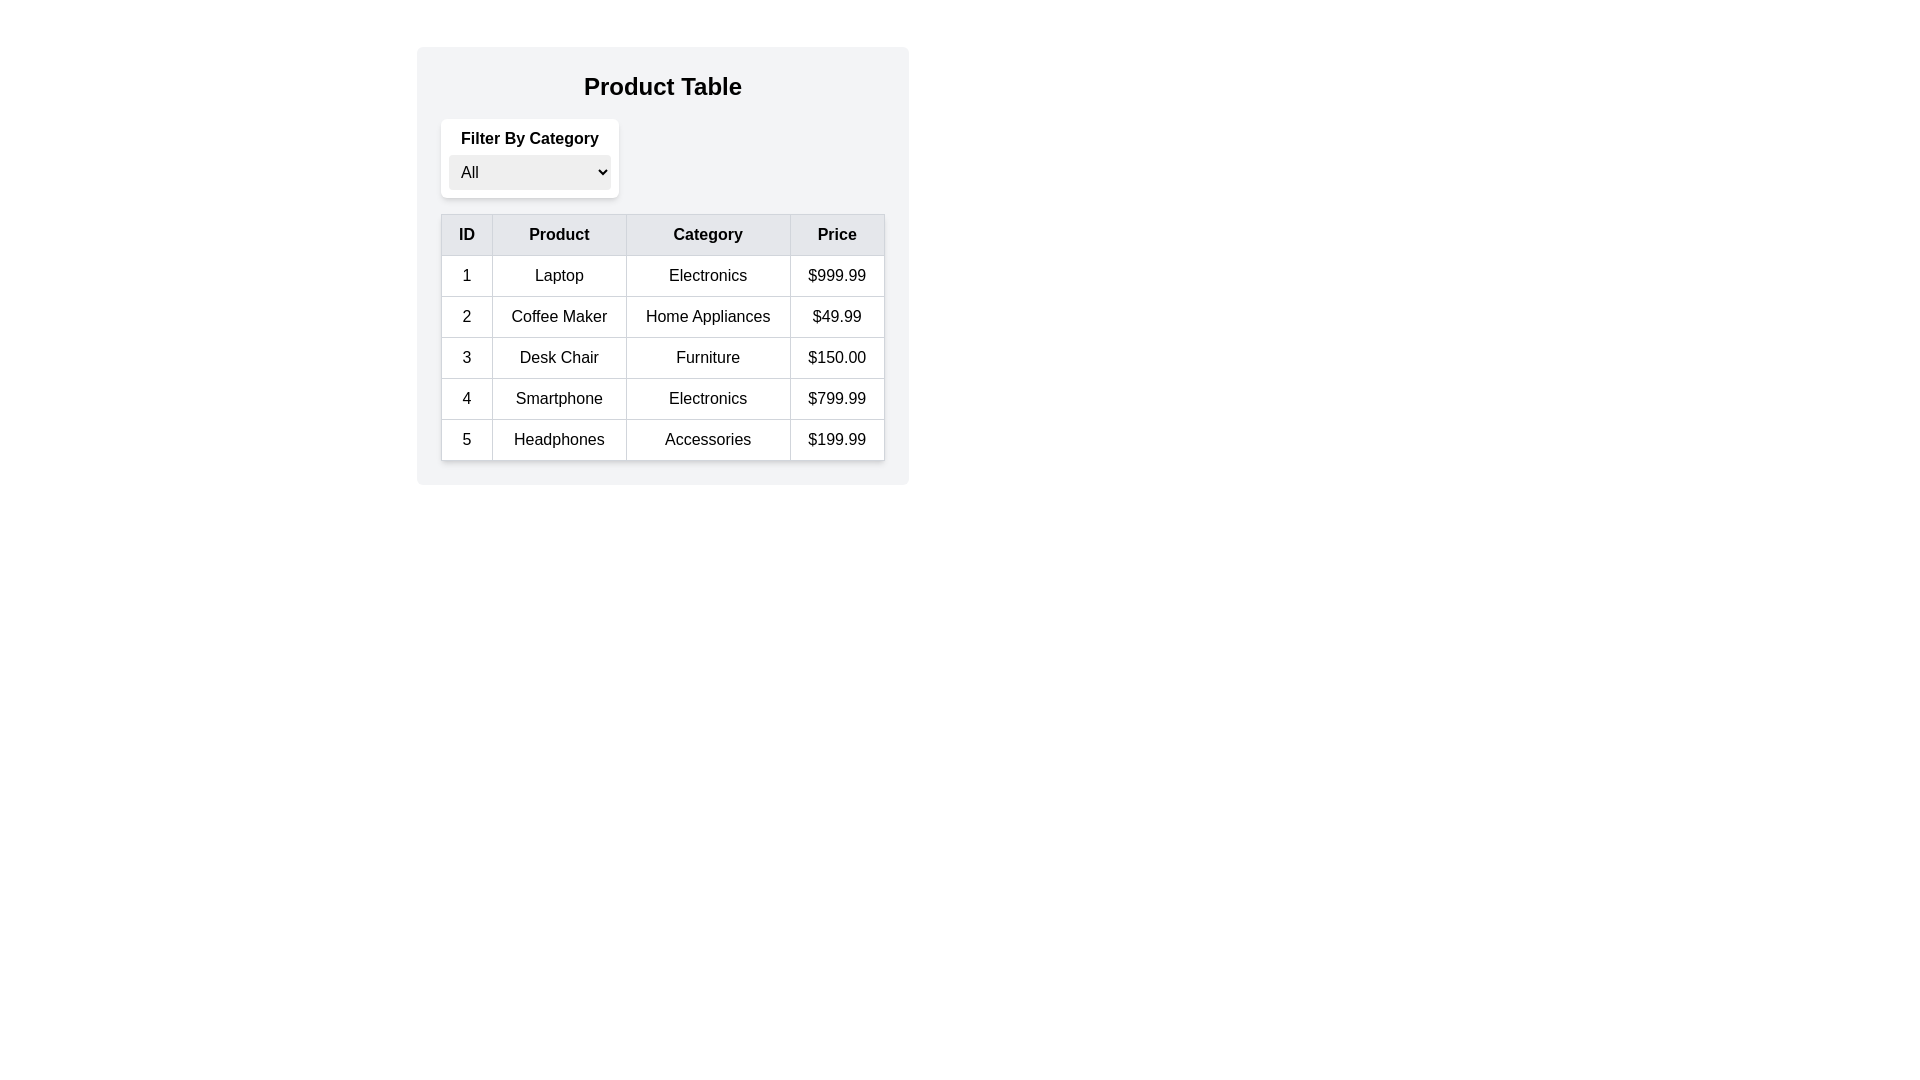 Image resolution: width=1920 pixels, height=1080 pixels. What do you see at coordinates (465, 234) in the screenshot?
I see `the 'ID' column header cell of the data table, which is the first cell in the header row indicating the data below belongs to the 'ID' category` at bounding box center [465, 234].